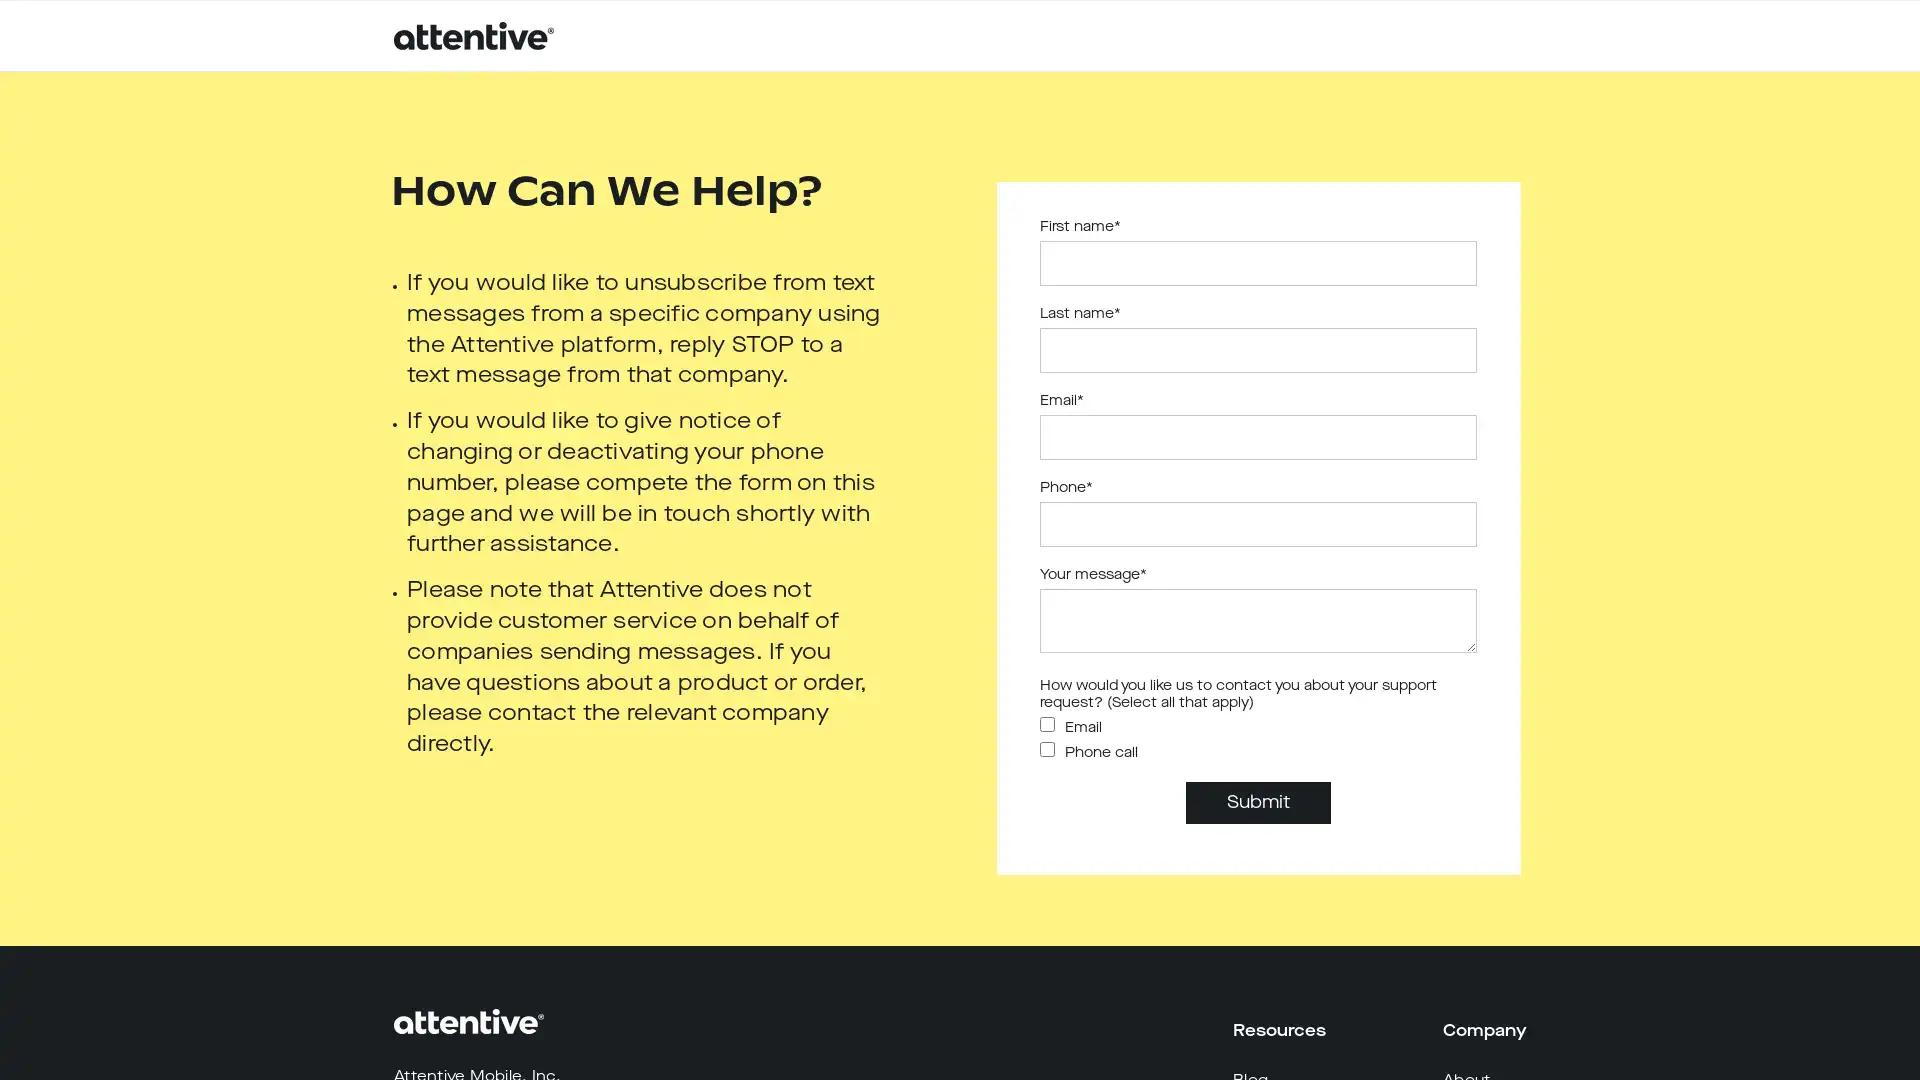 The height and width of the screenshot is (1080, 1920). I want to click on Submit, so click(1257, 801).